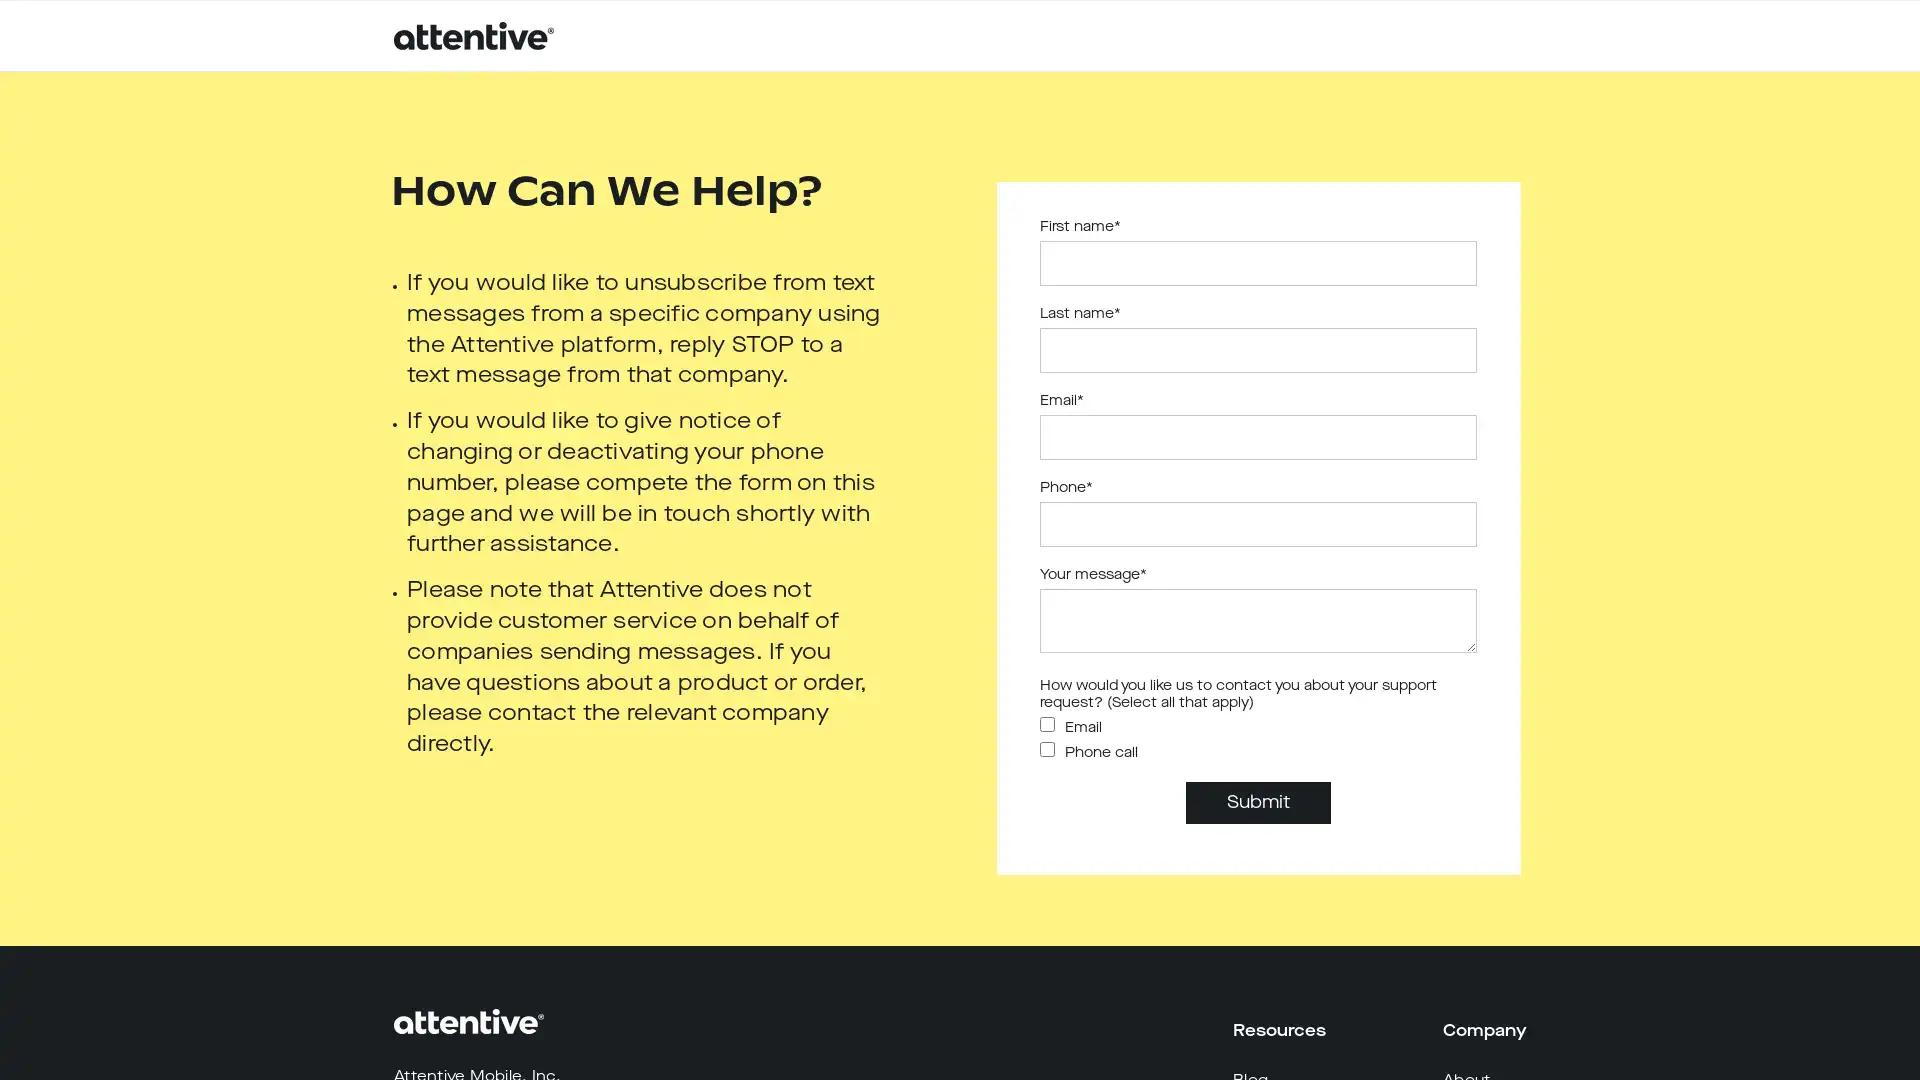 The height and width of the screenshot is (1080, 1920). I want to click on Submit, so click(1257, 801).